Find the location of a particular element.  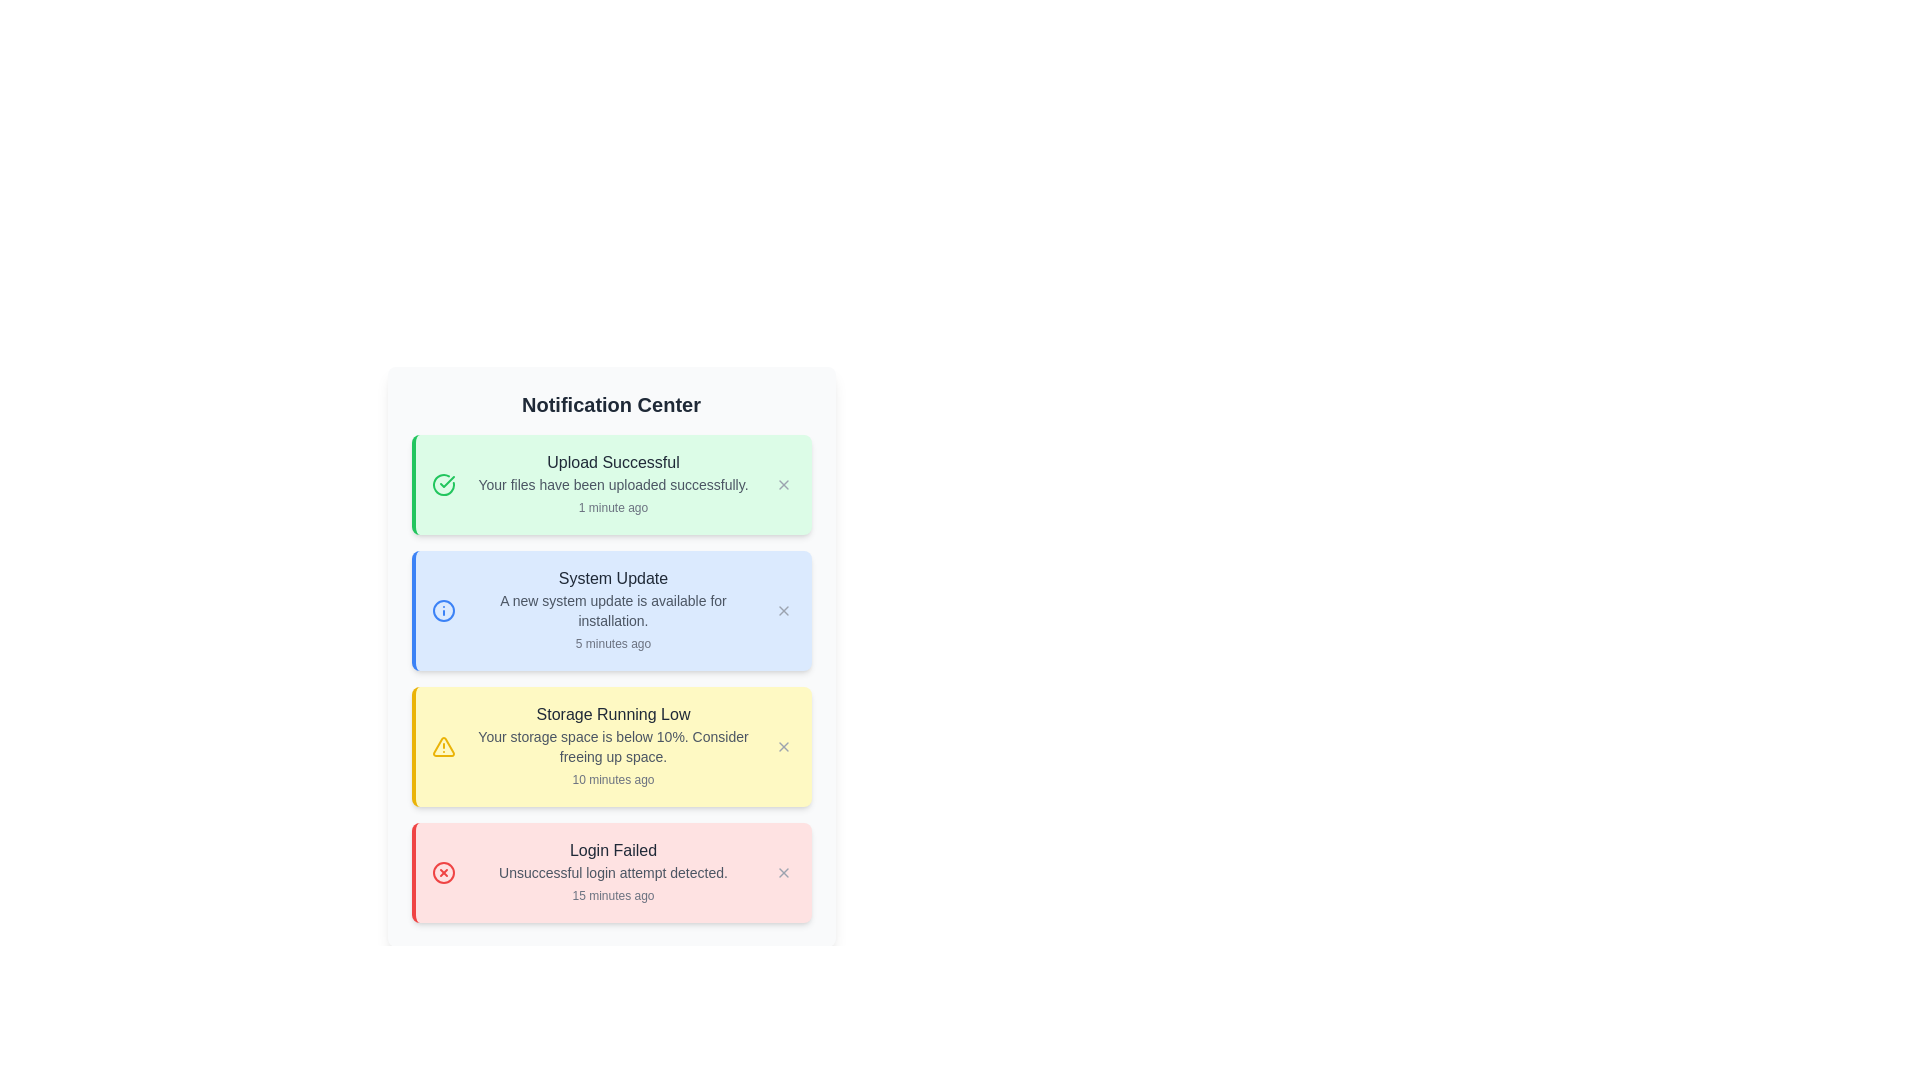

the text label displaying '10 minutes ago' located at the bottom-right of the third notification card with a yellow background in the notification list is located at coordinates (612, 778).